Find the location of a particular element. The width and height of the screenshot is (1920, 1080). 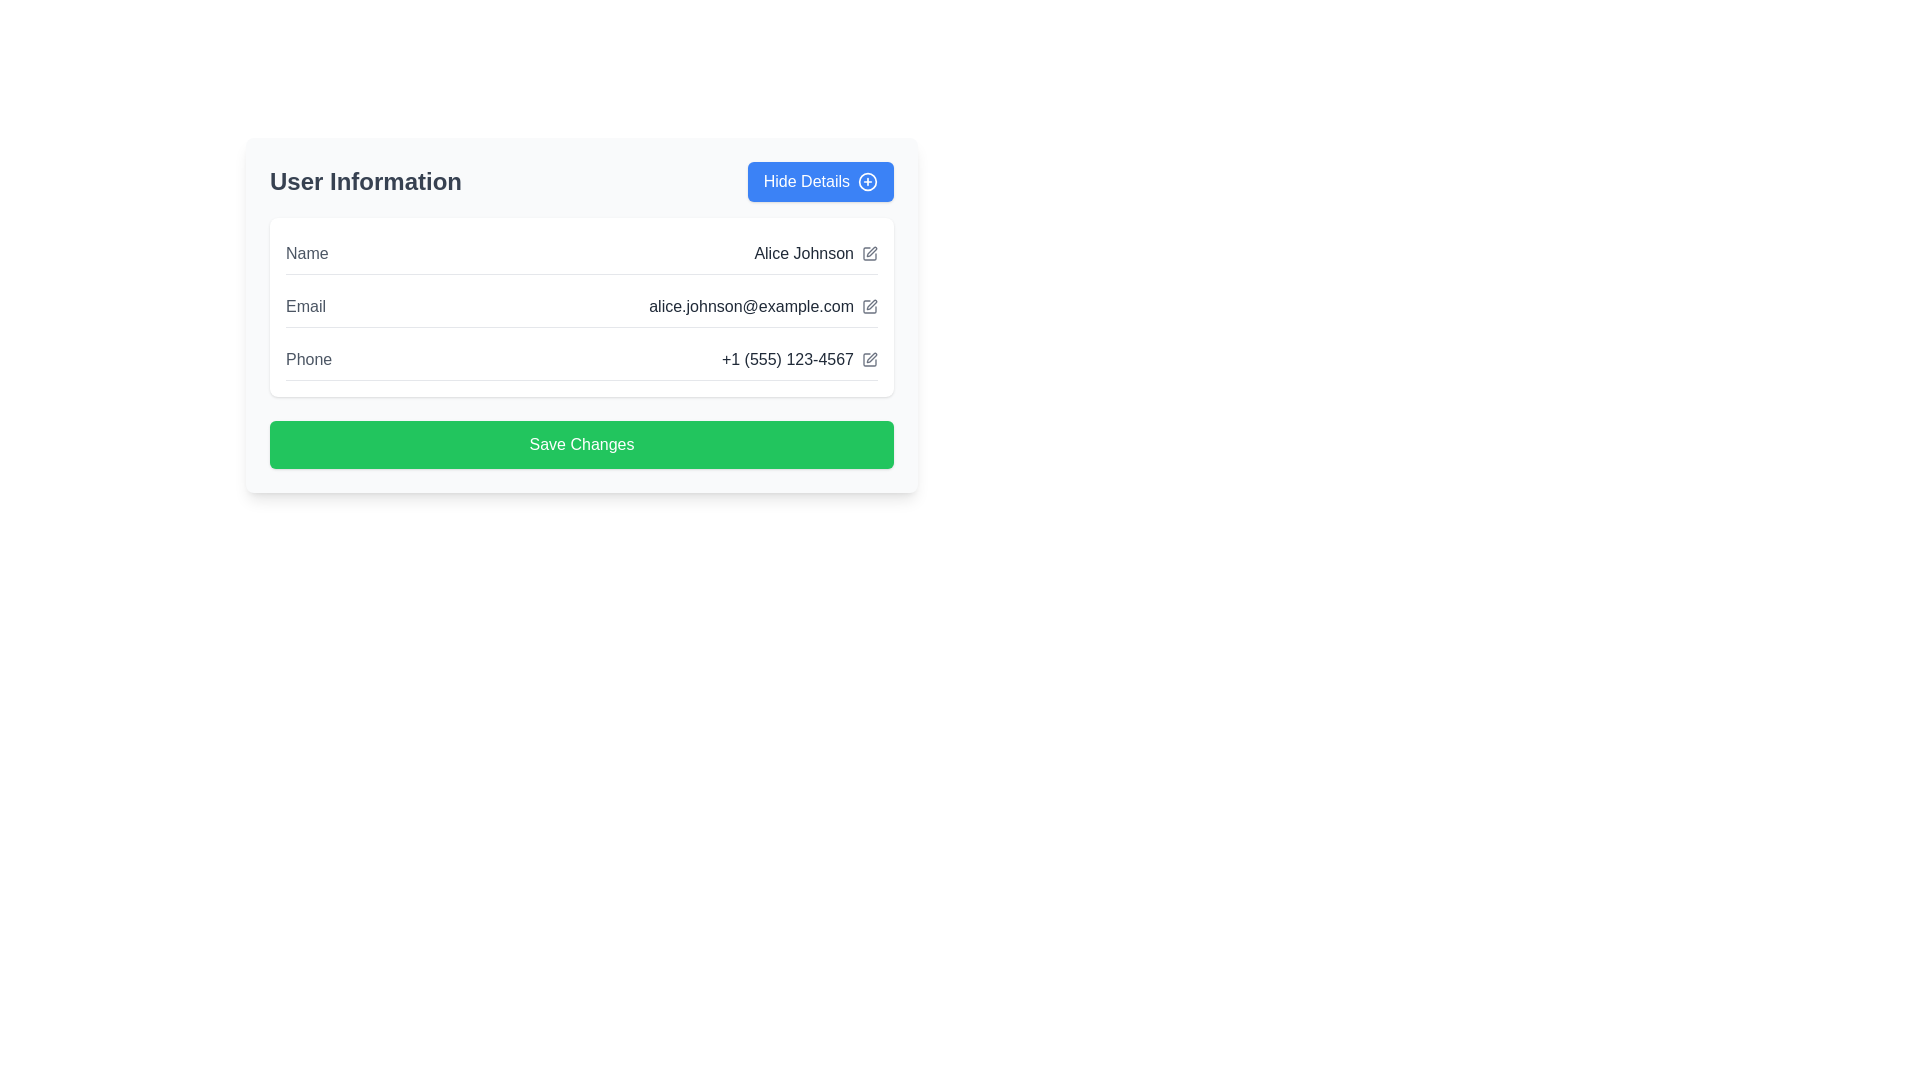

the plus icon within the 'Hide Details' button is located at coordinates (868, 181).